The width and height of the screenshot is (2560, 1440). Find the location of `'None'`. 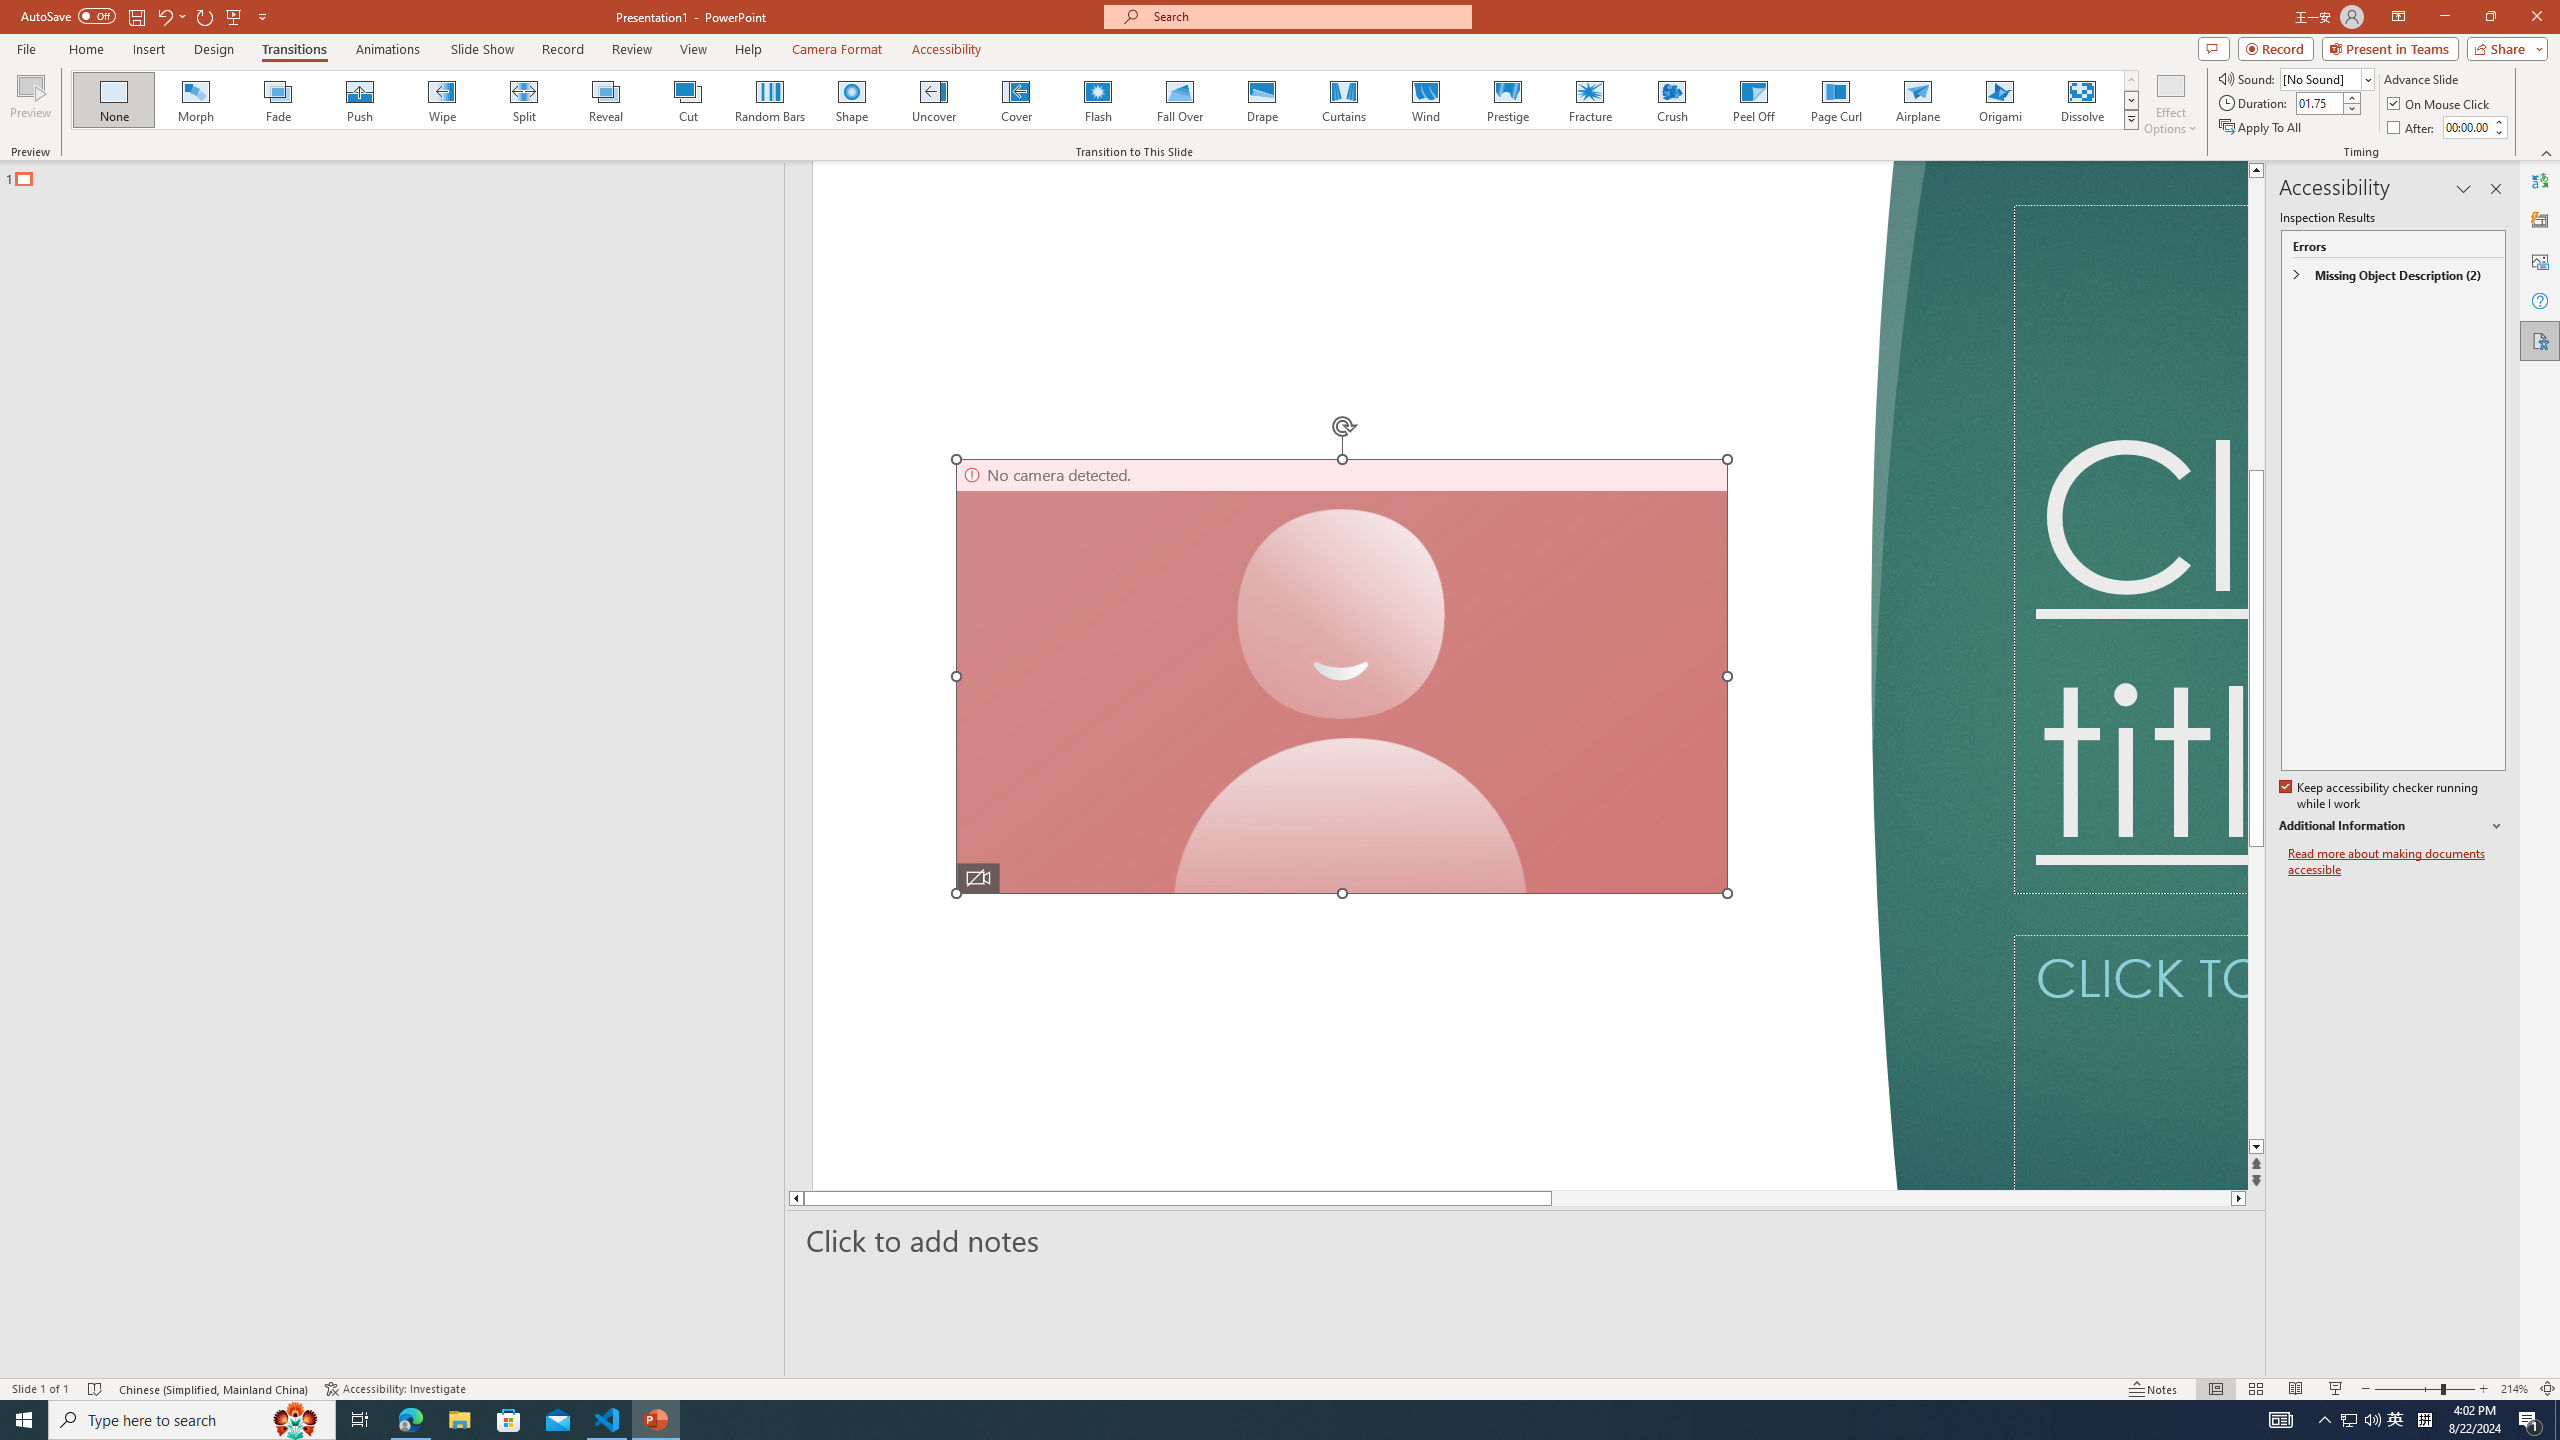

'None' is located at coordinates (114, 99).